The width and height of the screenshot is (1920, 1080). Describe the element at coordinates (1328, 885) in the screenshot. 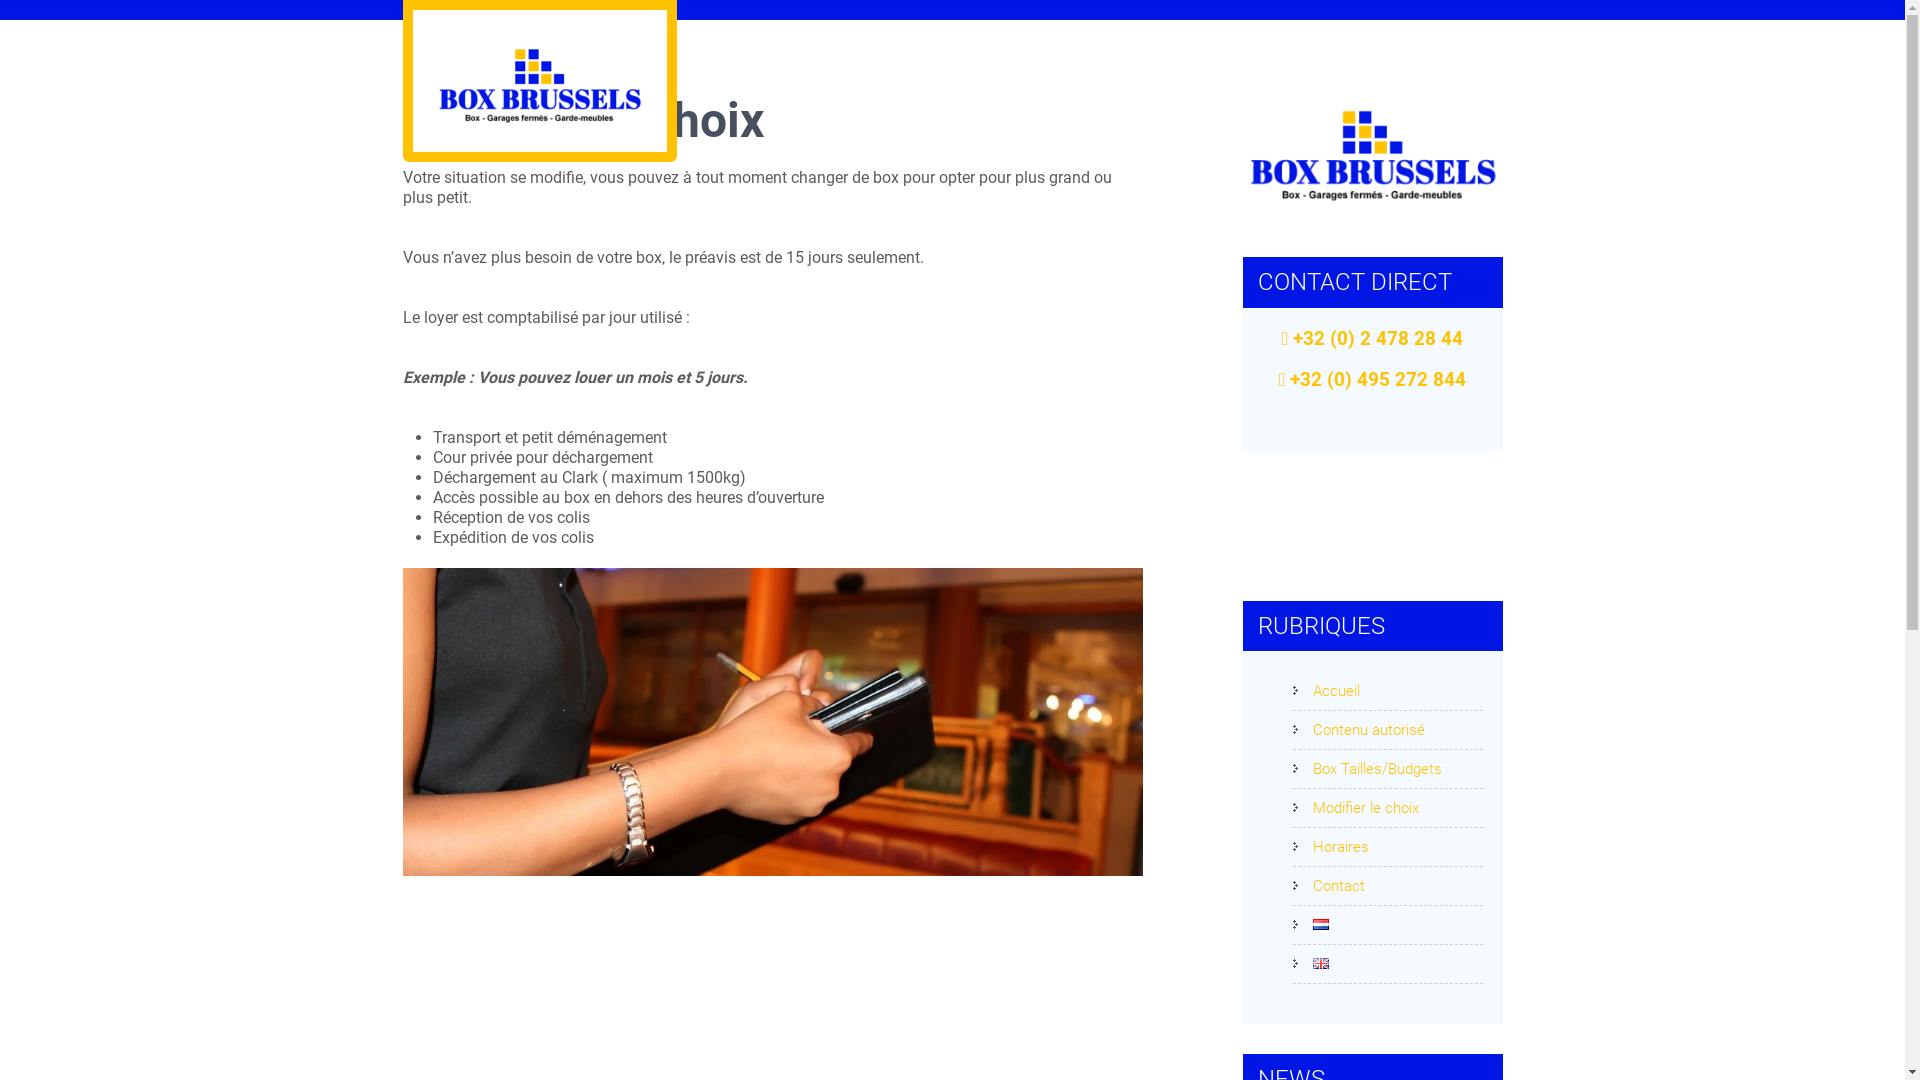

I see `'Contact'` at that location.